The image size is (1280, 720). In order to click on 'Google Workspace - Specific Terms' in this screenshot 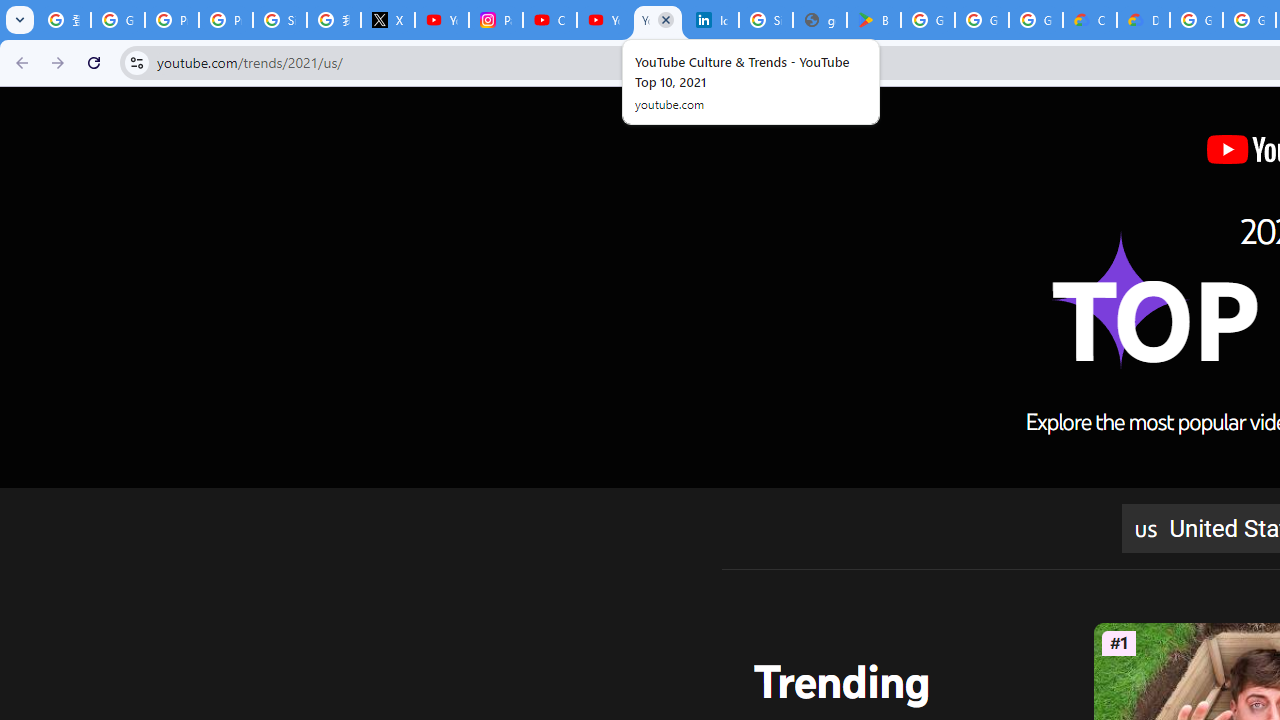, I will do `click(981, 20)`.